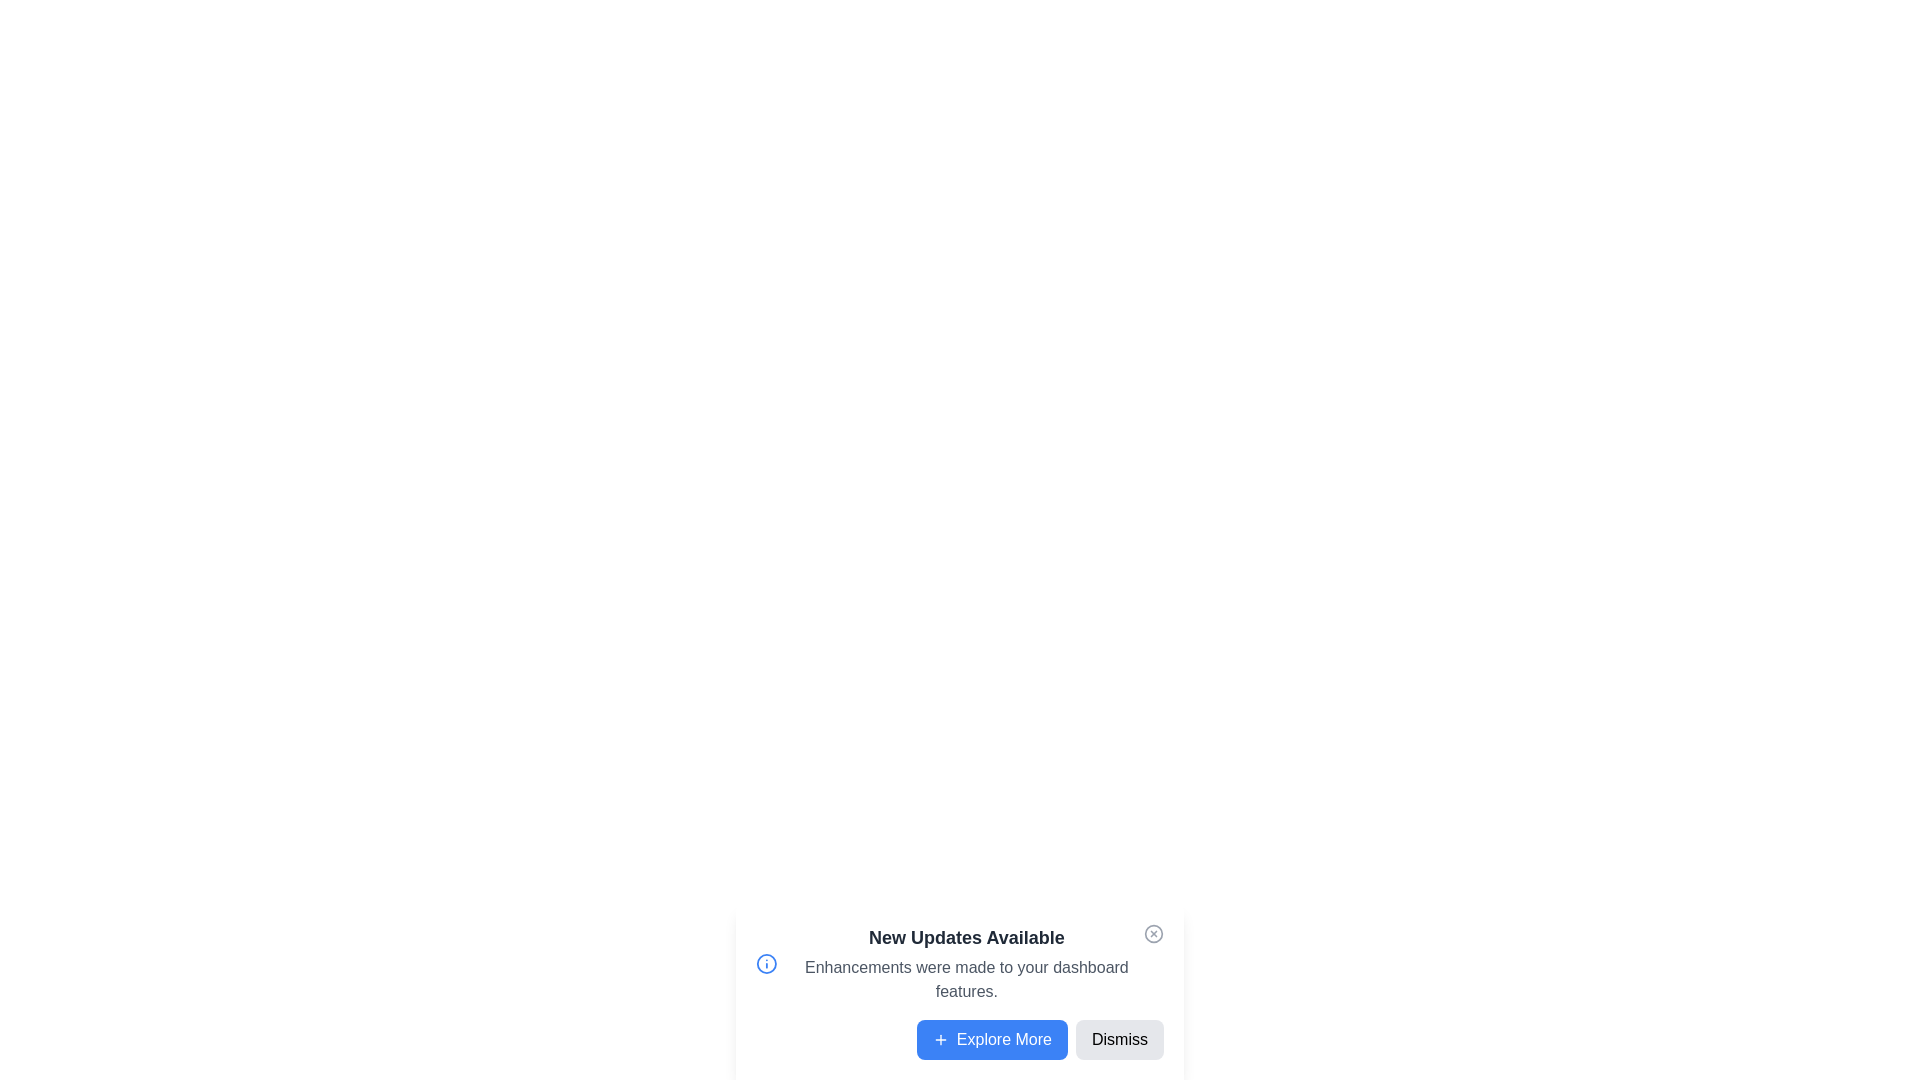  Describe the element at coordinates (1118, 1039) in the screenshot. I see `the 'Dismiss' button to close the notification panel` at that location.